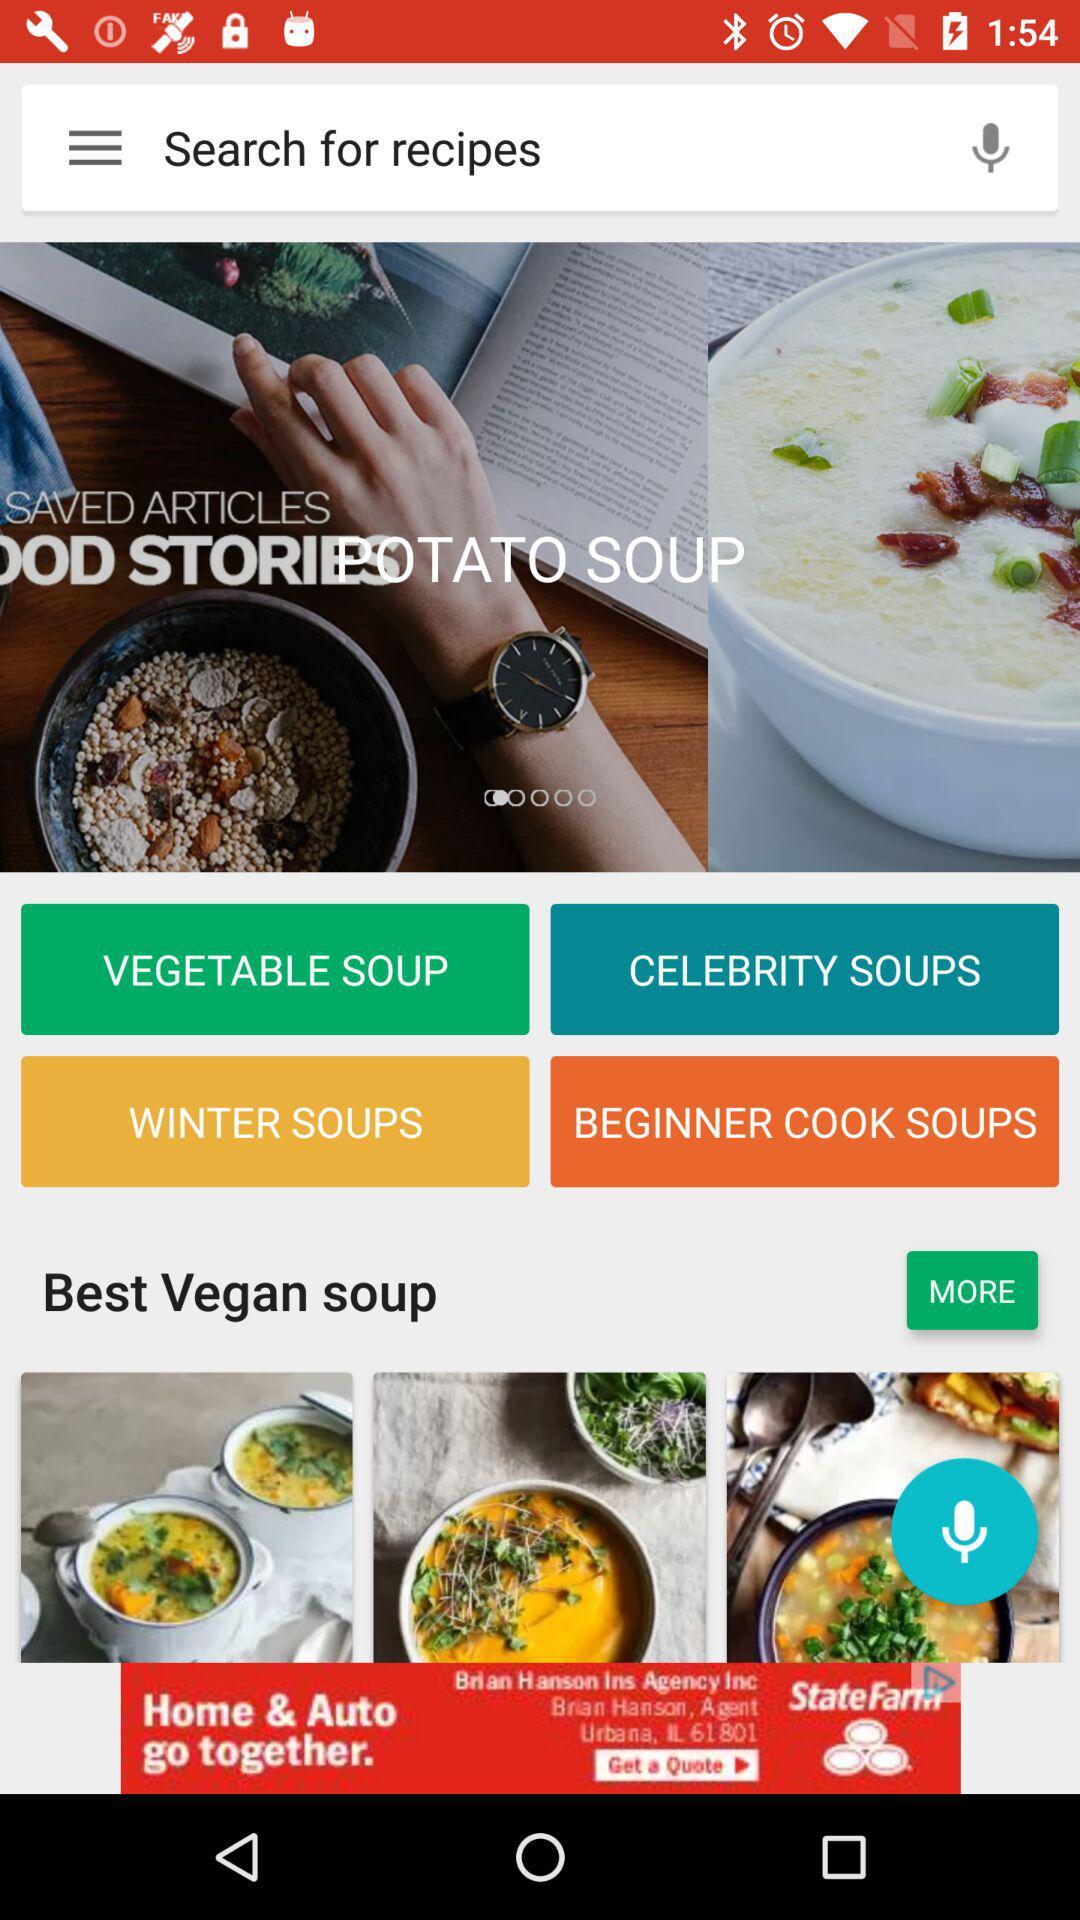 The width and height of the screenshot is (1080, 1920). Describe the element at coordinates (540, 1727) in the screenshot. I see `click on advert` at that location.